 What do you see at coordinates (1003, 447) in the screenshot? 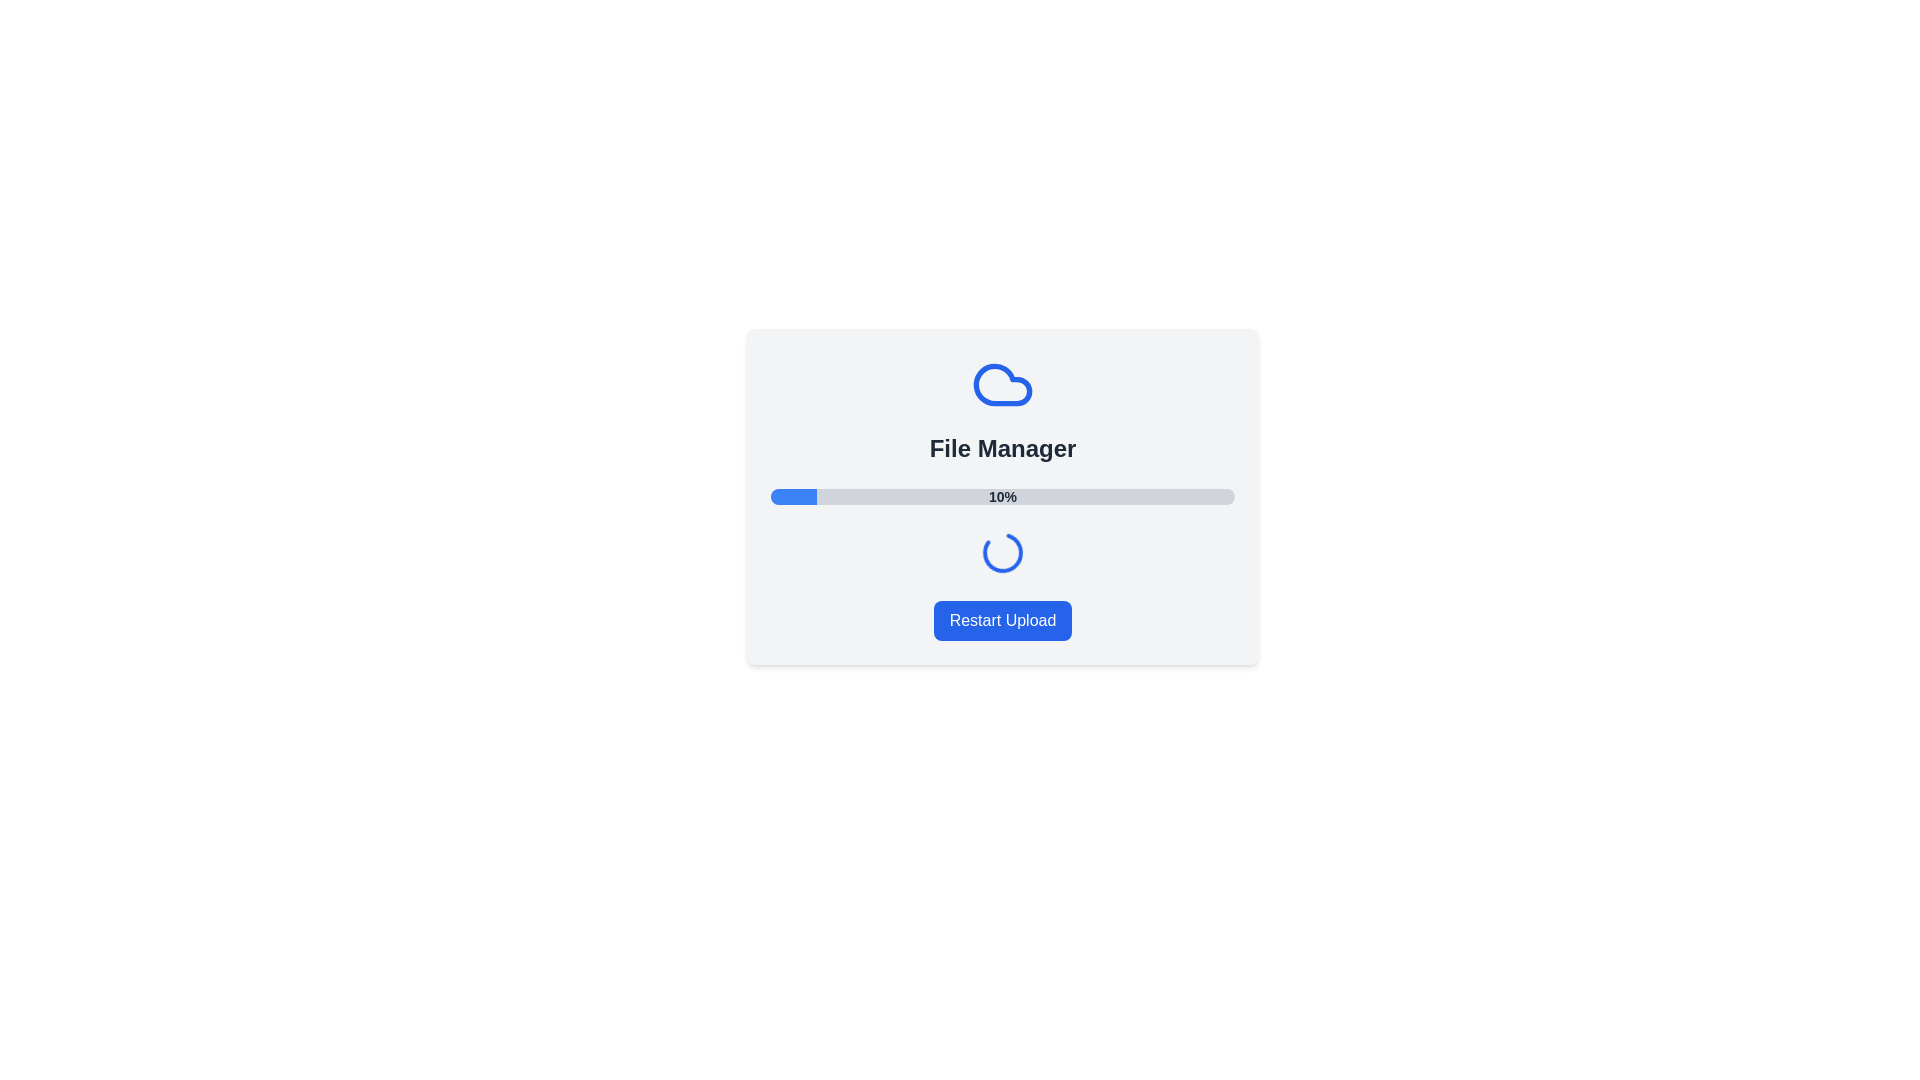
I see `the text label that serves as the title for the modal, located below the blue cloud icon and above the progress bar, with a light gray background` at bounding box center [1003, 447].